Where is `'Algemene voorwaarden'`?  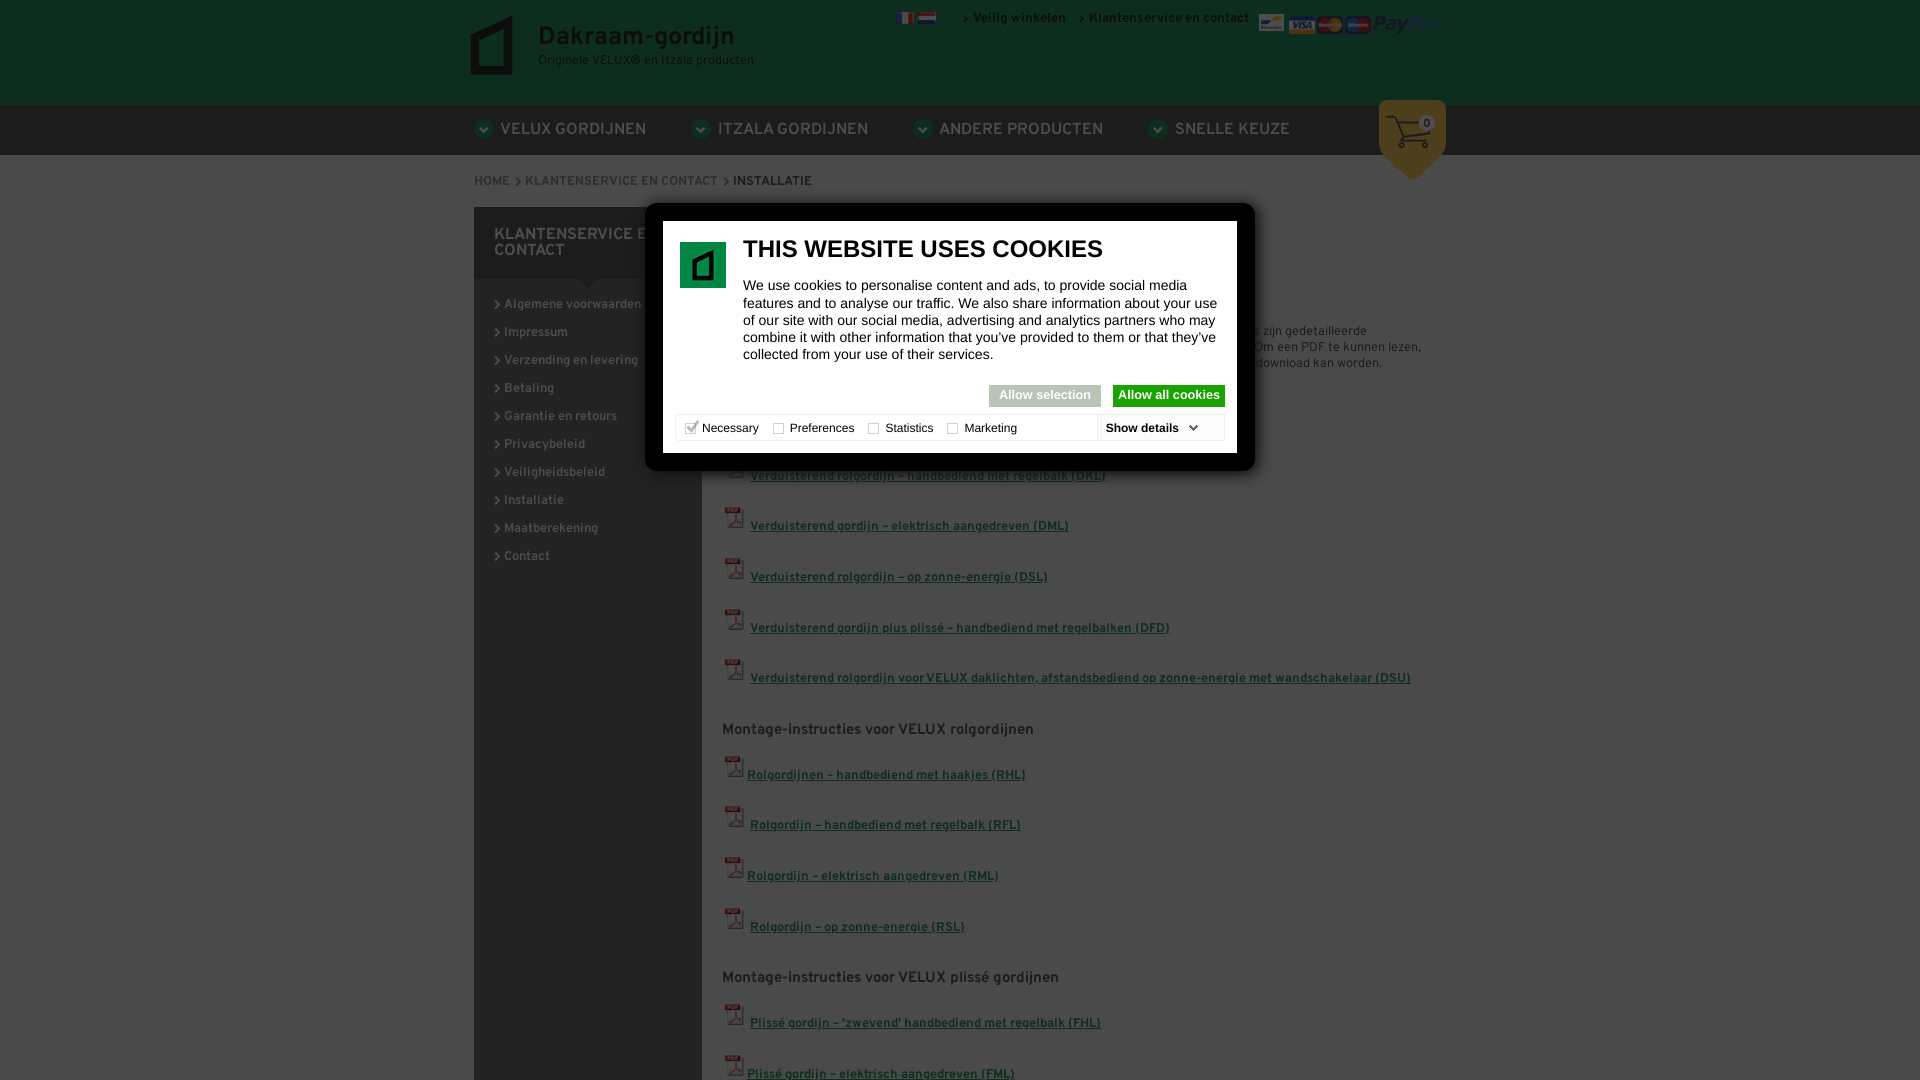
'Algemene voorwaarden' is located at coordinates (571, 304).